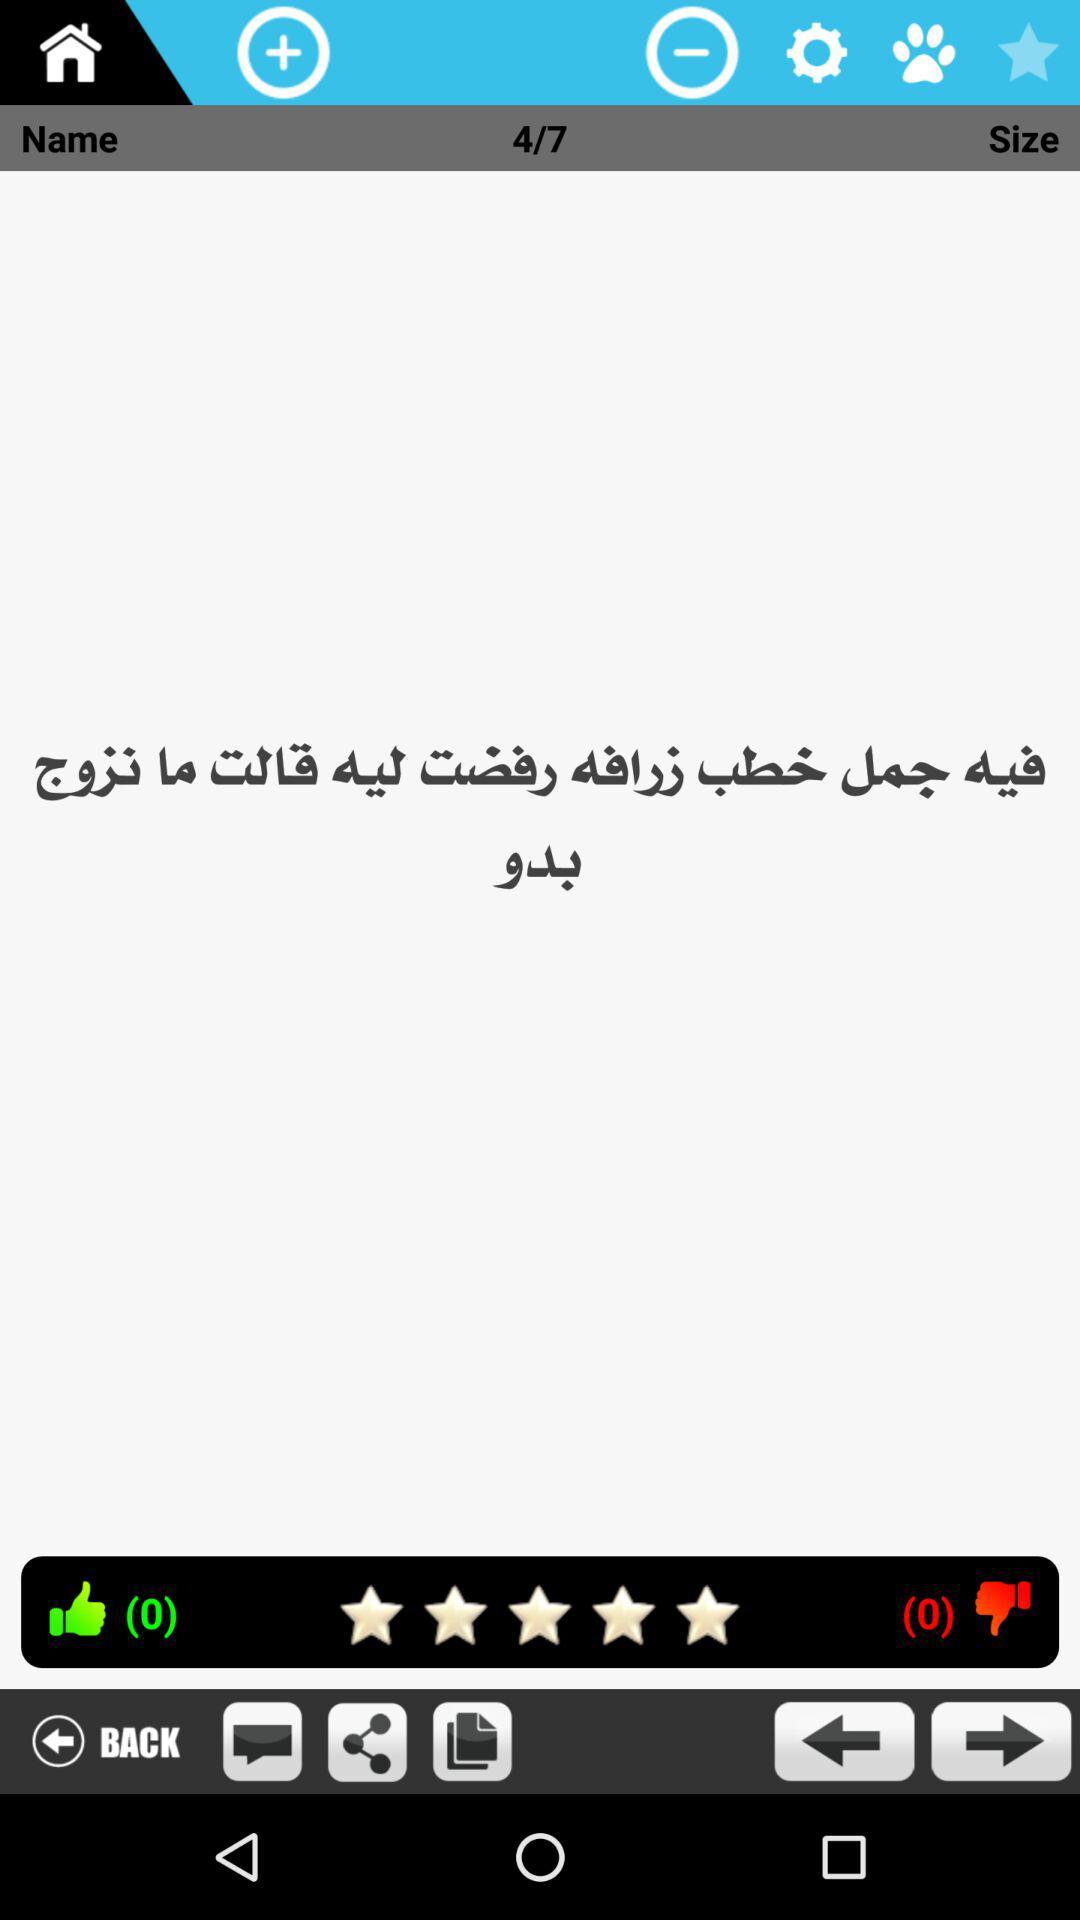 The image size is (1080, 1920). I want to click on copy this phrase, so click(472, 1740).